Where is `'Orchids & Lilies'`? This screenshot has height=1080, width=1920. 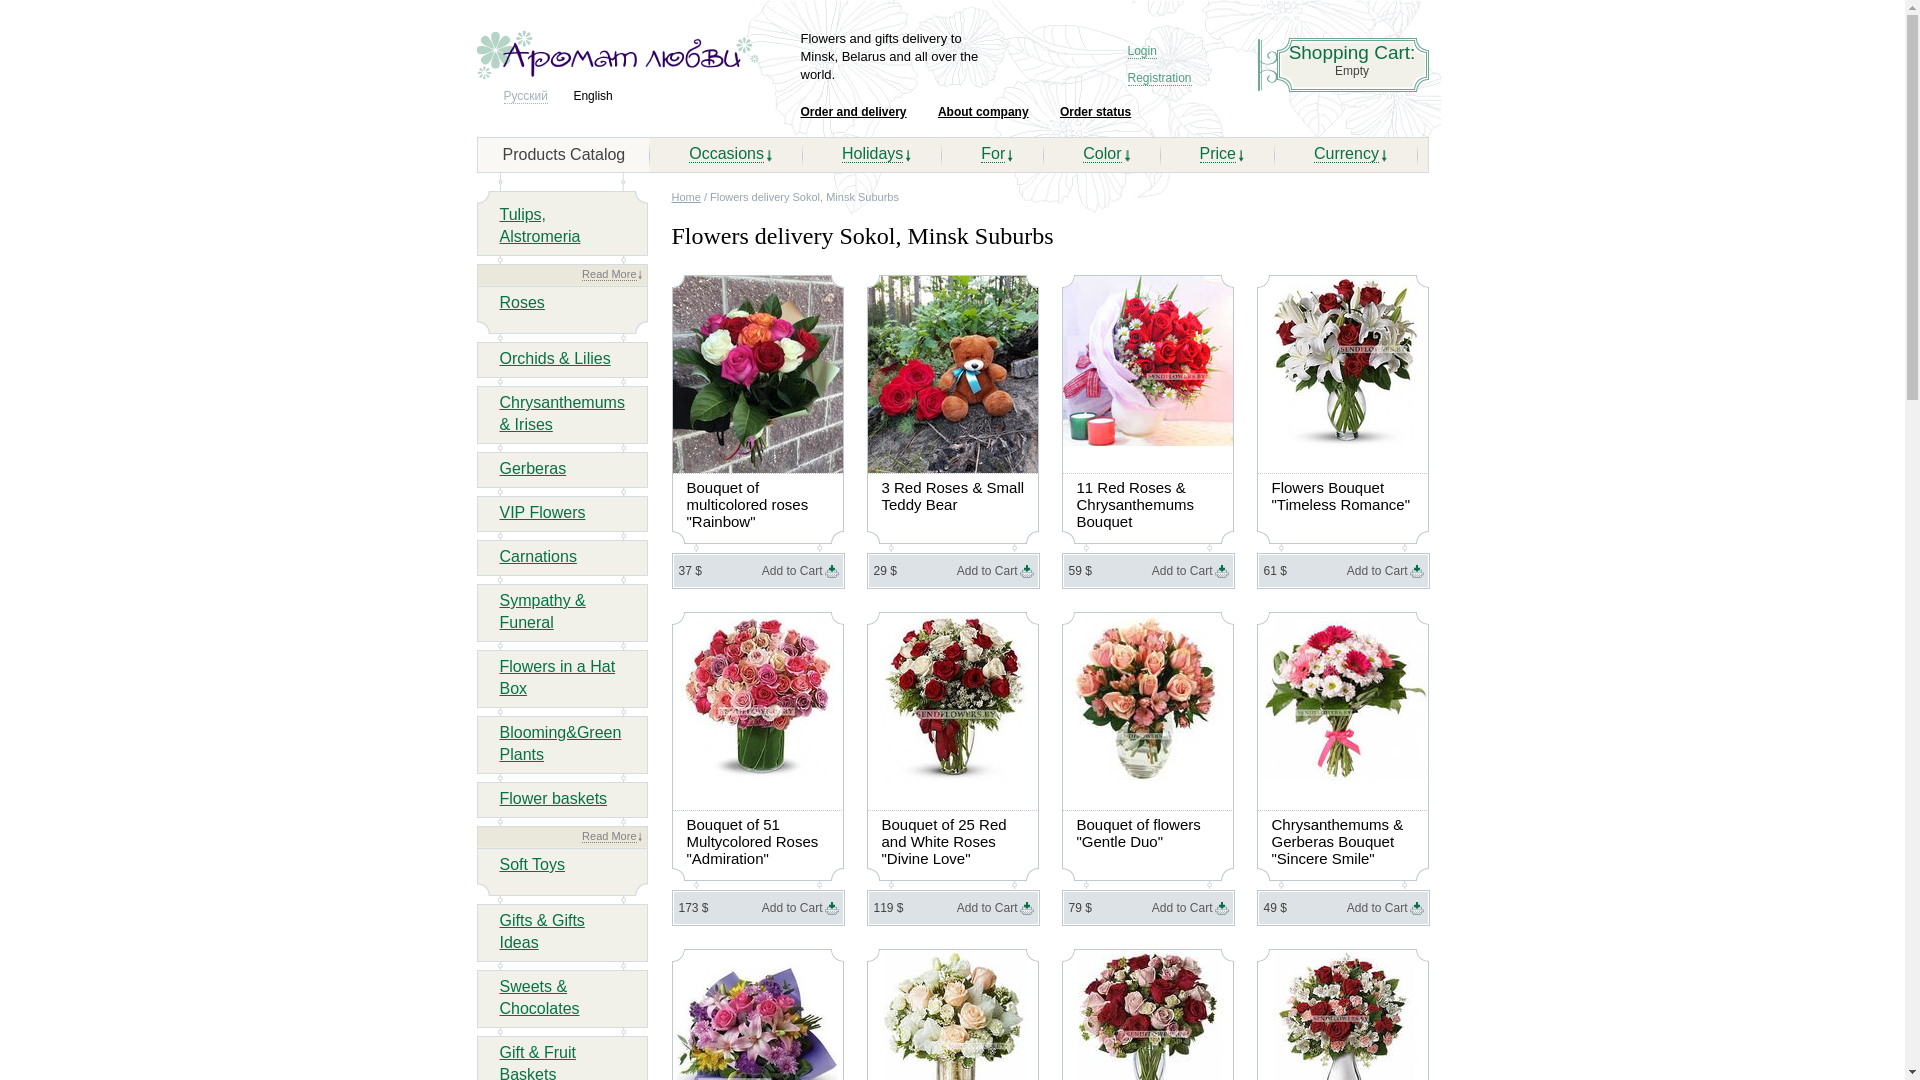 'Orchids & Lilies' is located at coordinates (555, 357).